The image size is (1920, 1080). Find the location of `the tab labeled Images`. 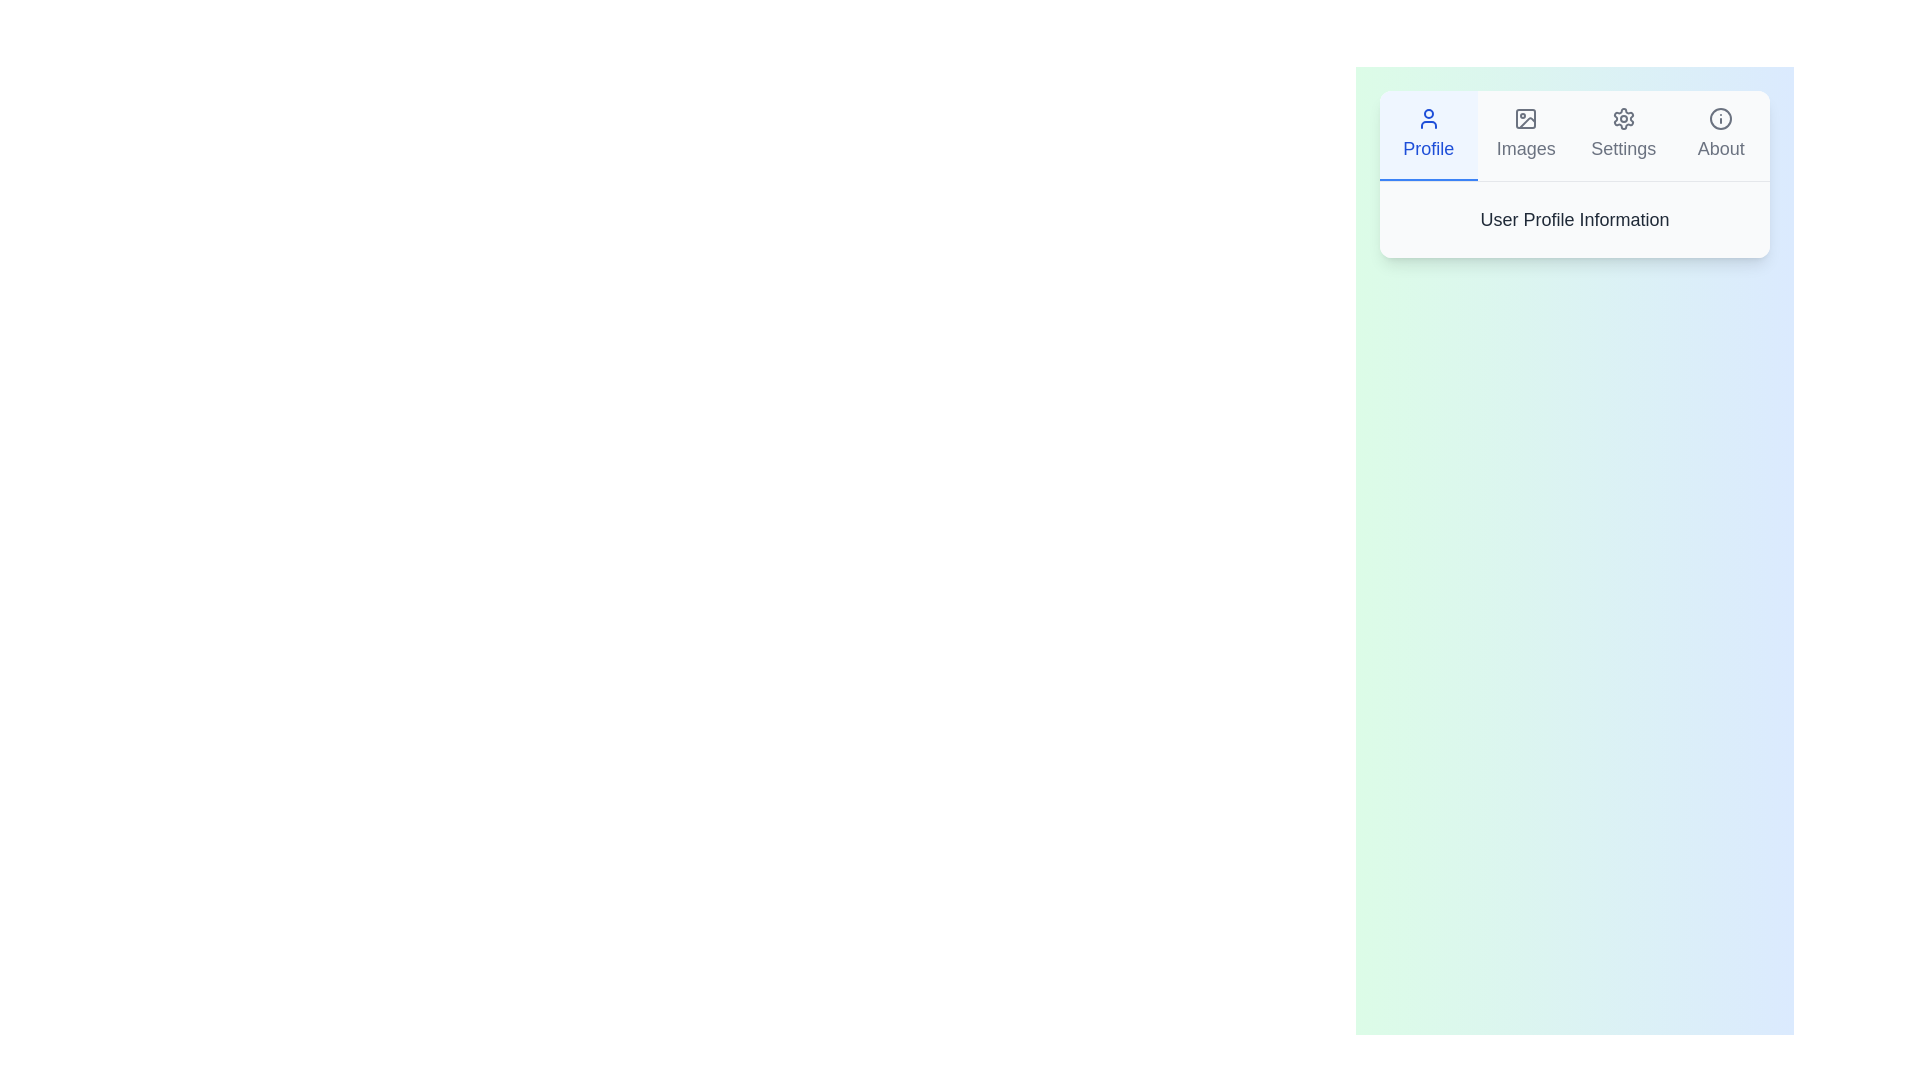

the tab labeled Images is located at coordinates (1525, 135).